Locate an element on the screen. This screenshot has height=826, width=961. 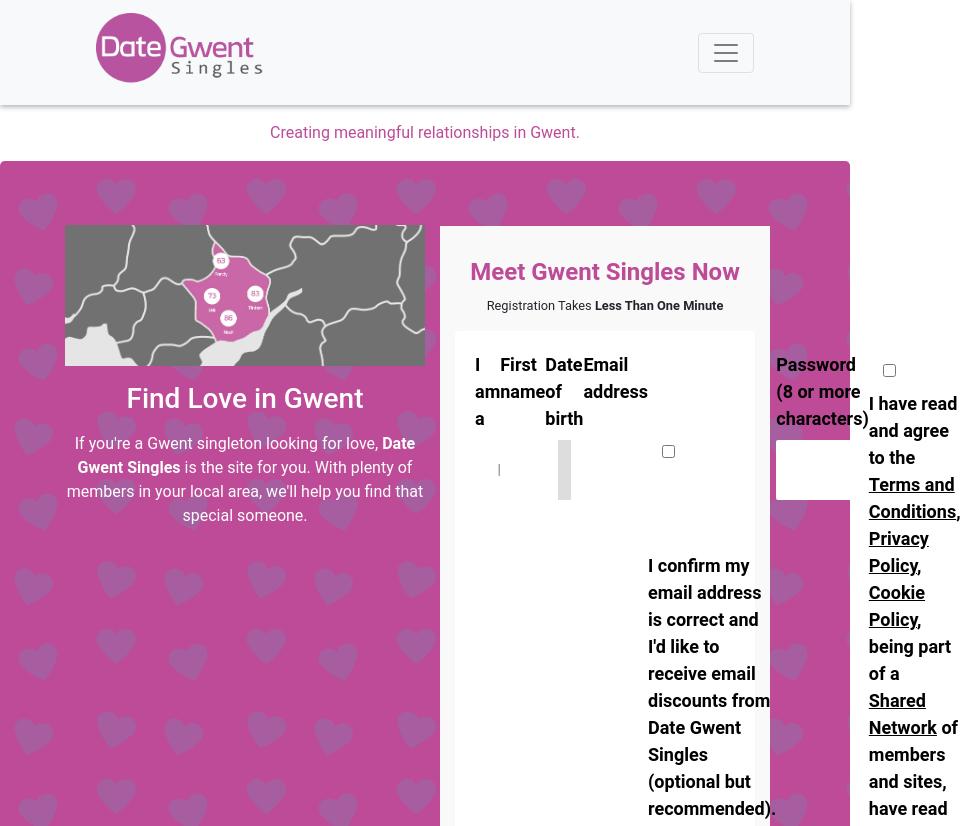
'I am a' is located at coordinates (487, 390).